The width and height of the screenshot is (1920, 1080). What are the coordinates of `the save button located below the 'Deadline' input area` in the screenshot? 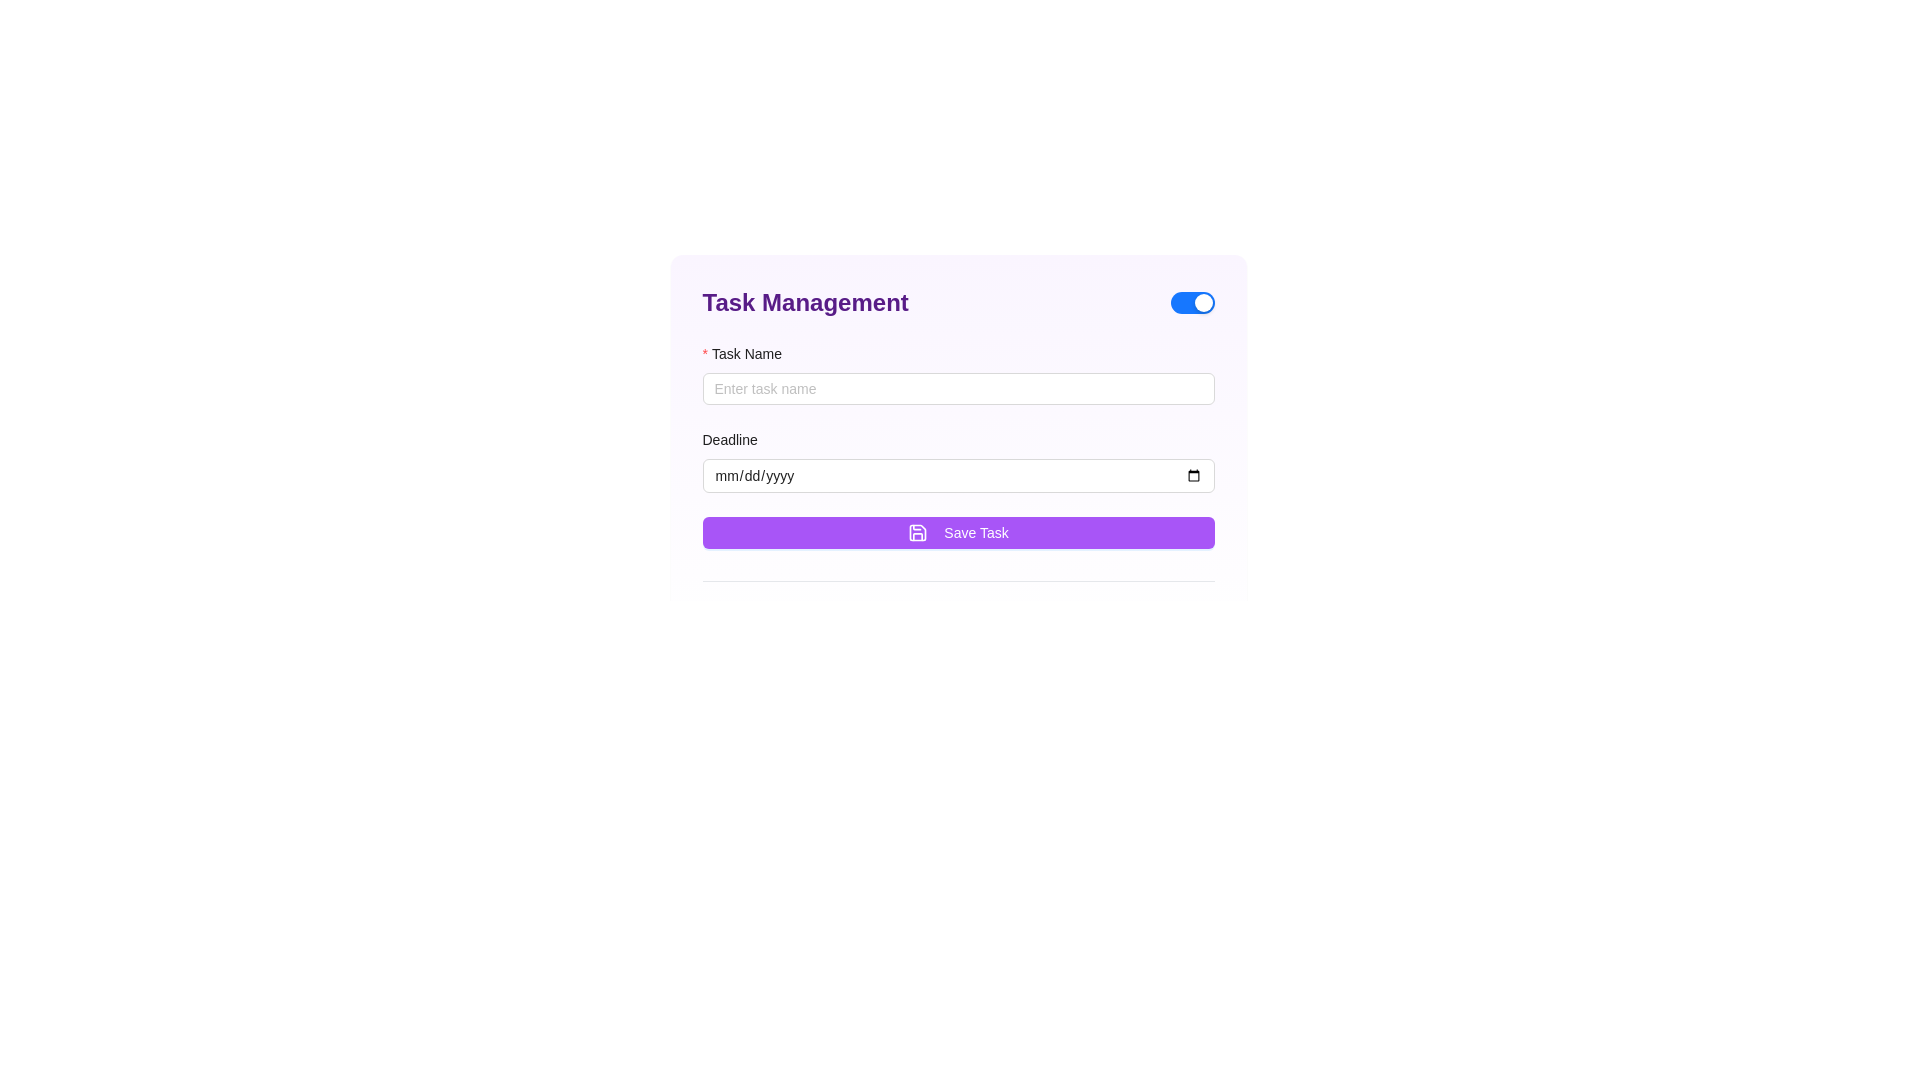 It's located at (957, 531).